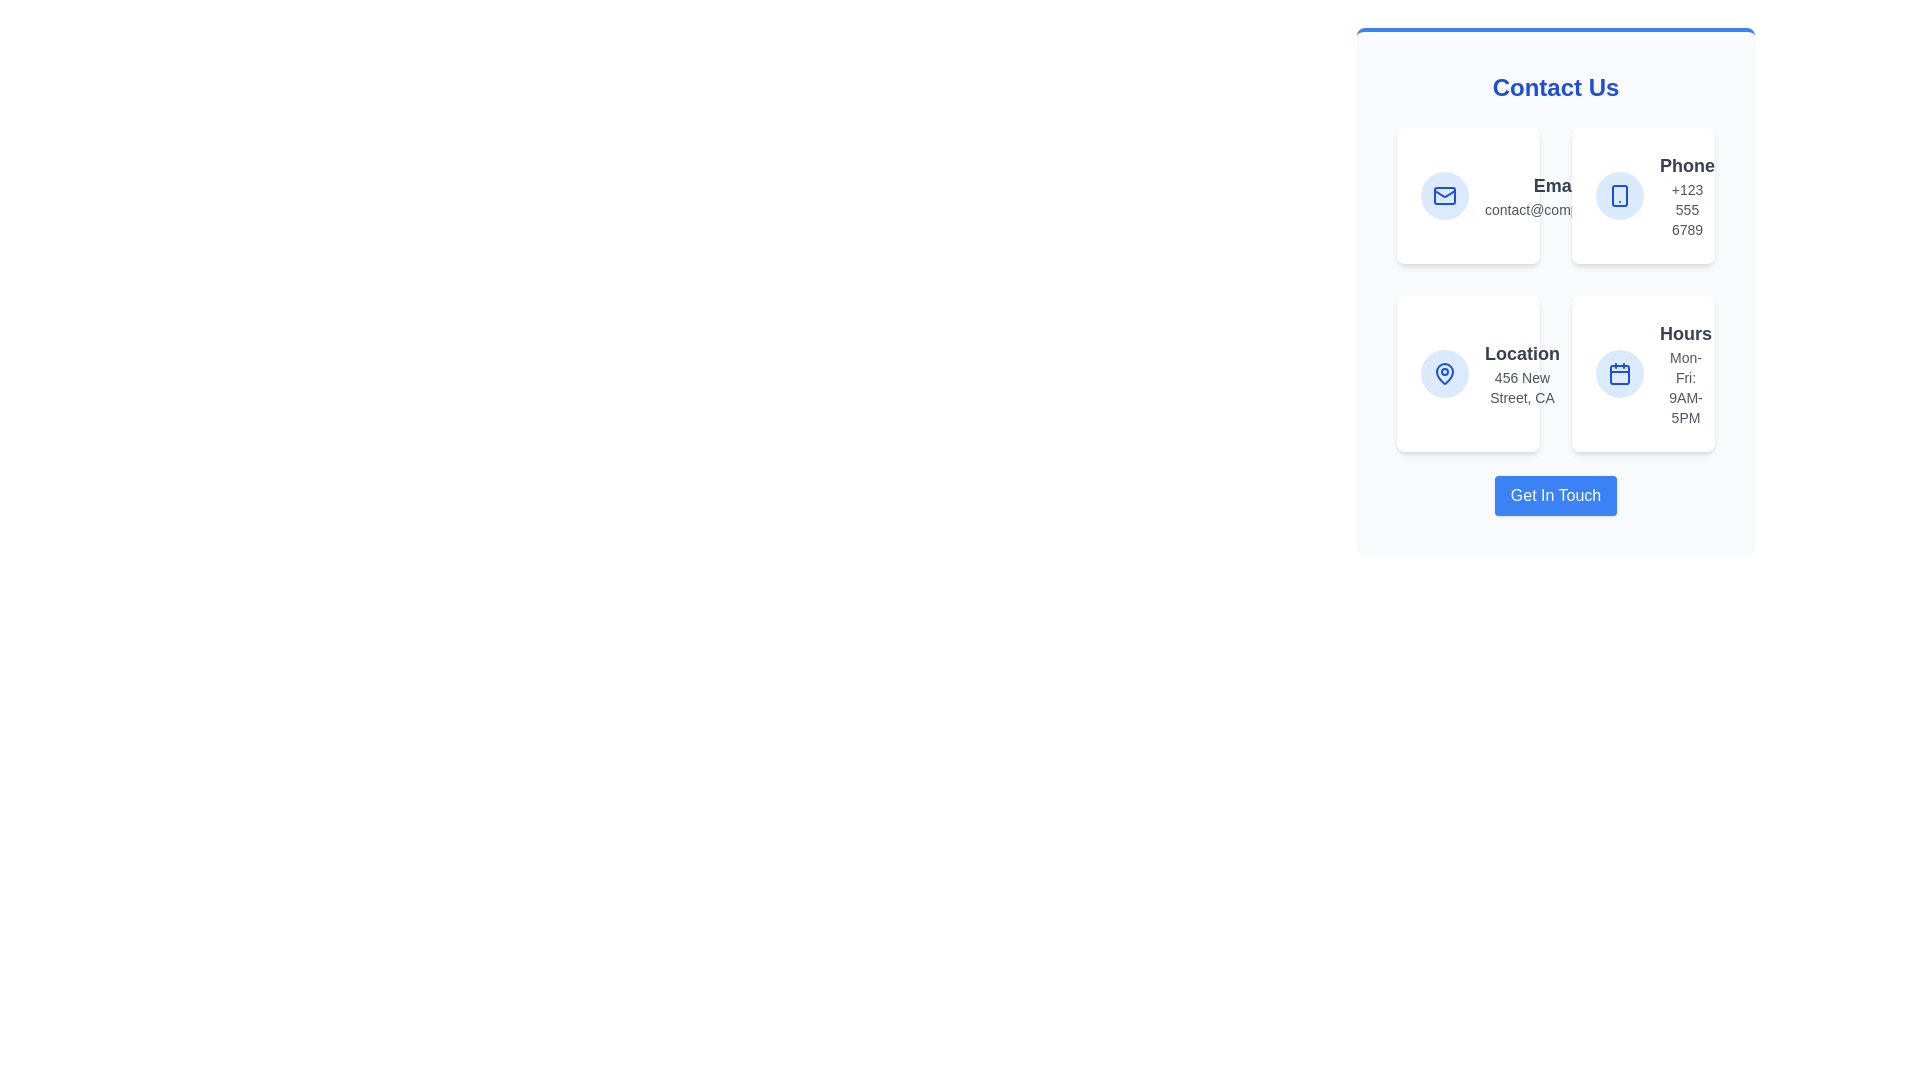  What do you see at coordinates (1554, 495) in the screenshot?
I see `the blue rectangular button labeled 'Get In Touch' to initiate the contact process` at bounding box center [1554, 495].